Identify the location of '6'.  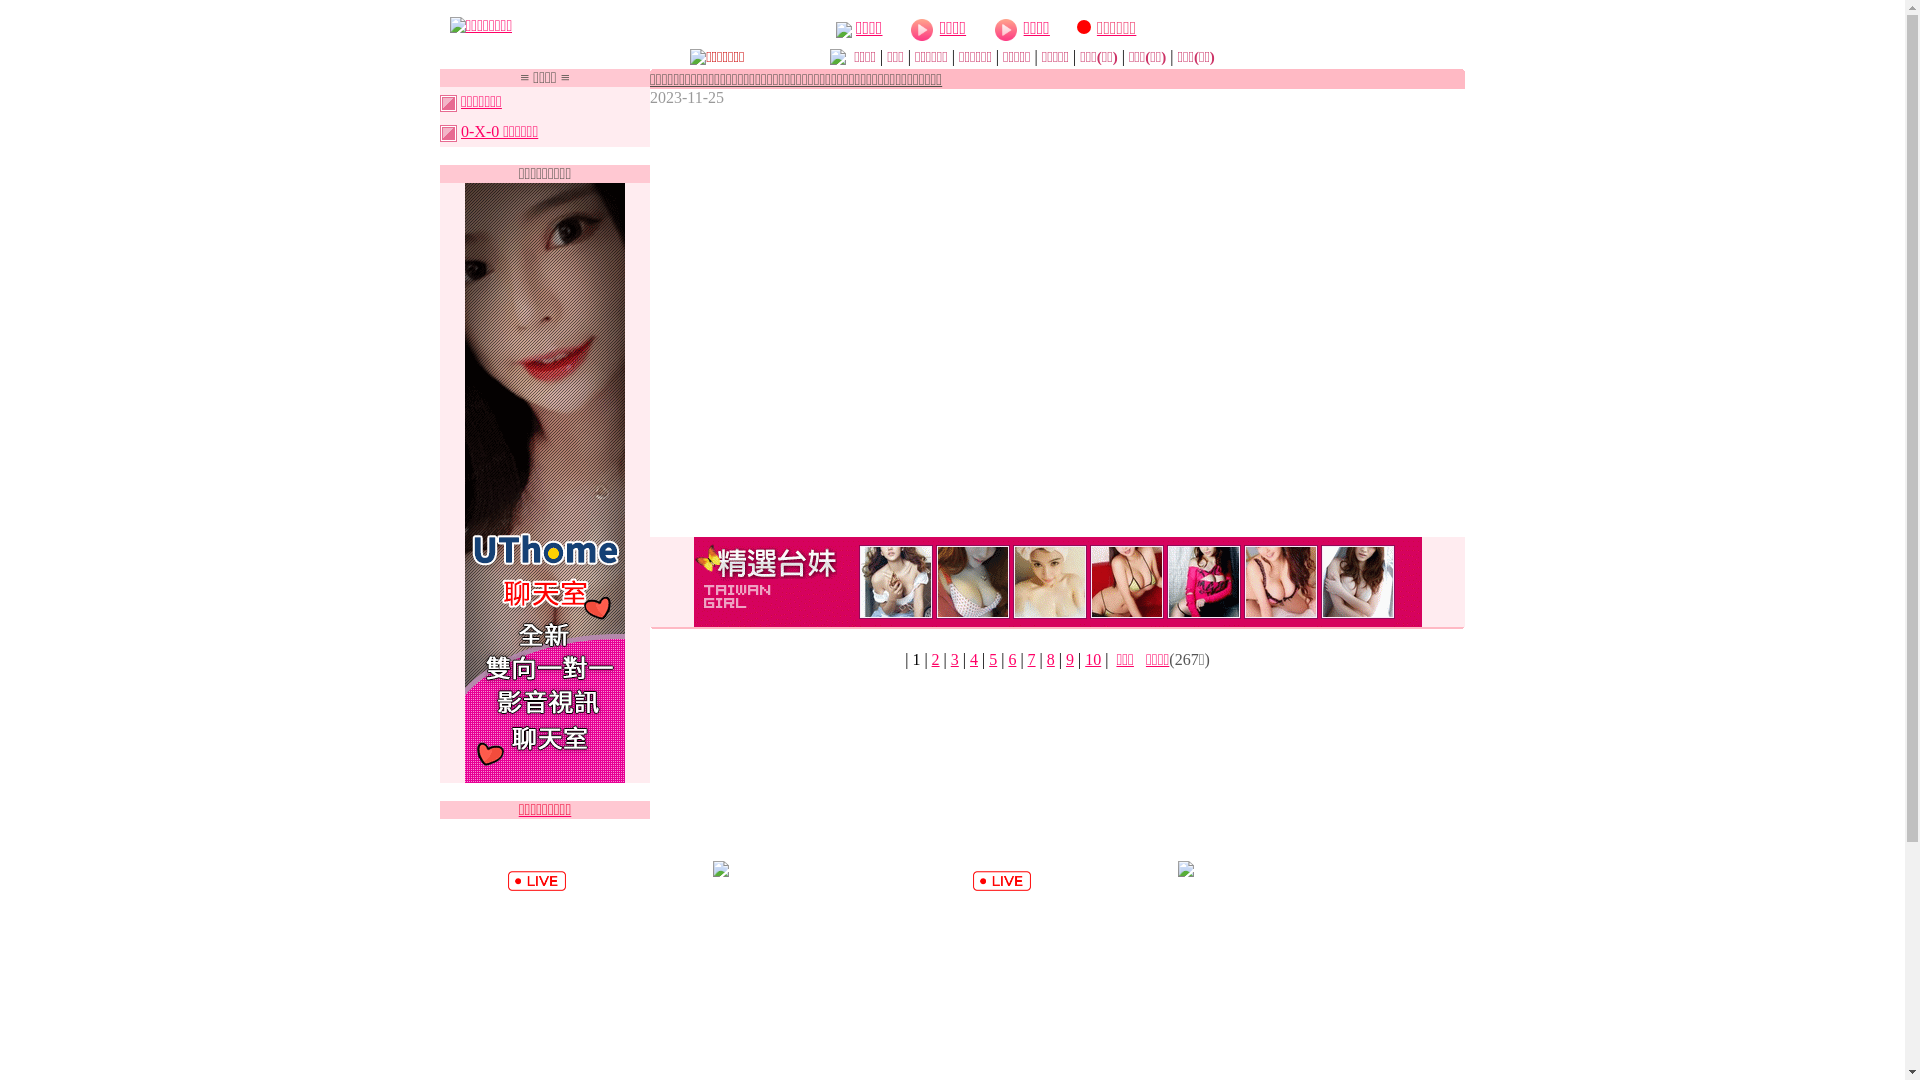
(1012, 659).